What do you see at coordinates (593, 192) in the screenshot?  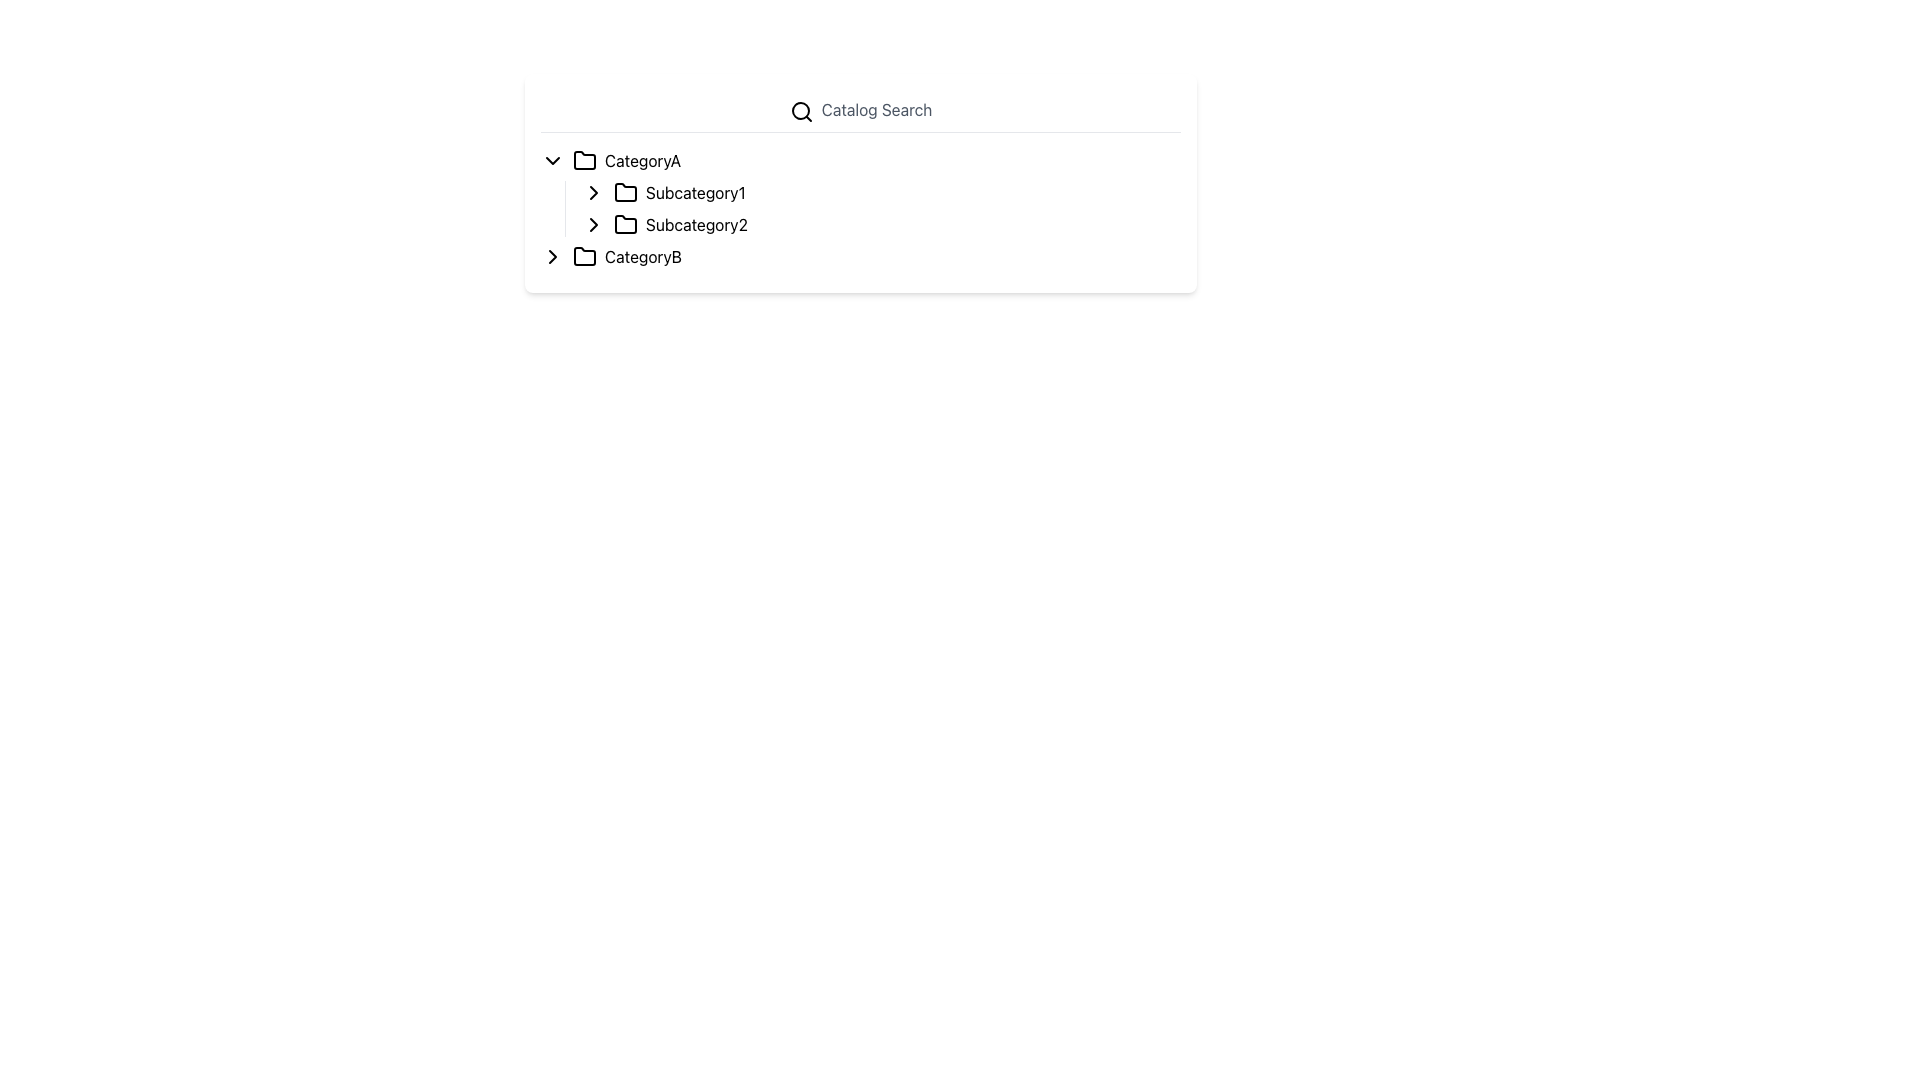 I see `the right-pointing chevron icon next to the 'Subcategory1' label under 'CategoryA'` at bounding box center [593, 192].